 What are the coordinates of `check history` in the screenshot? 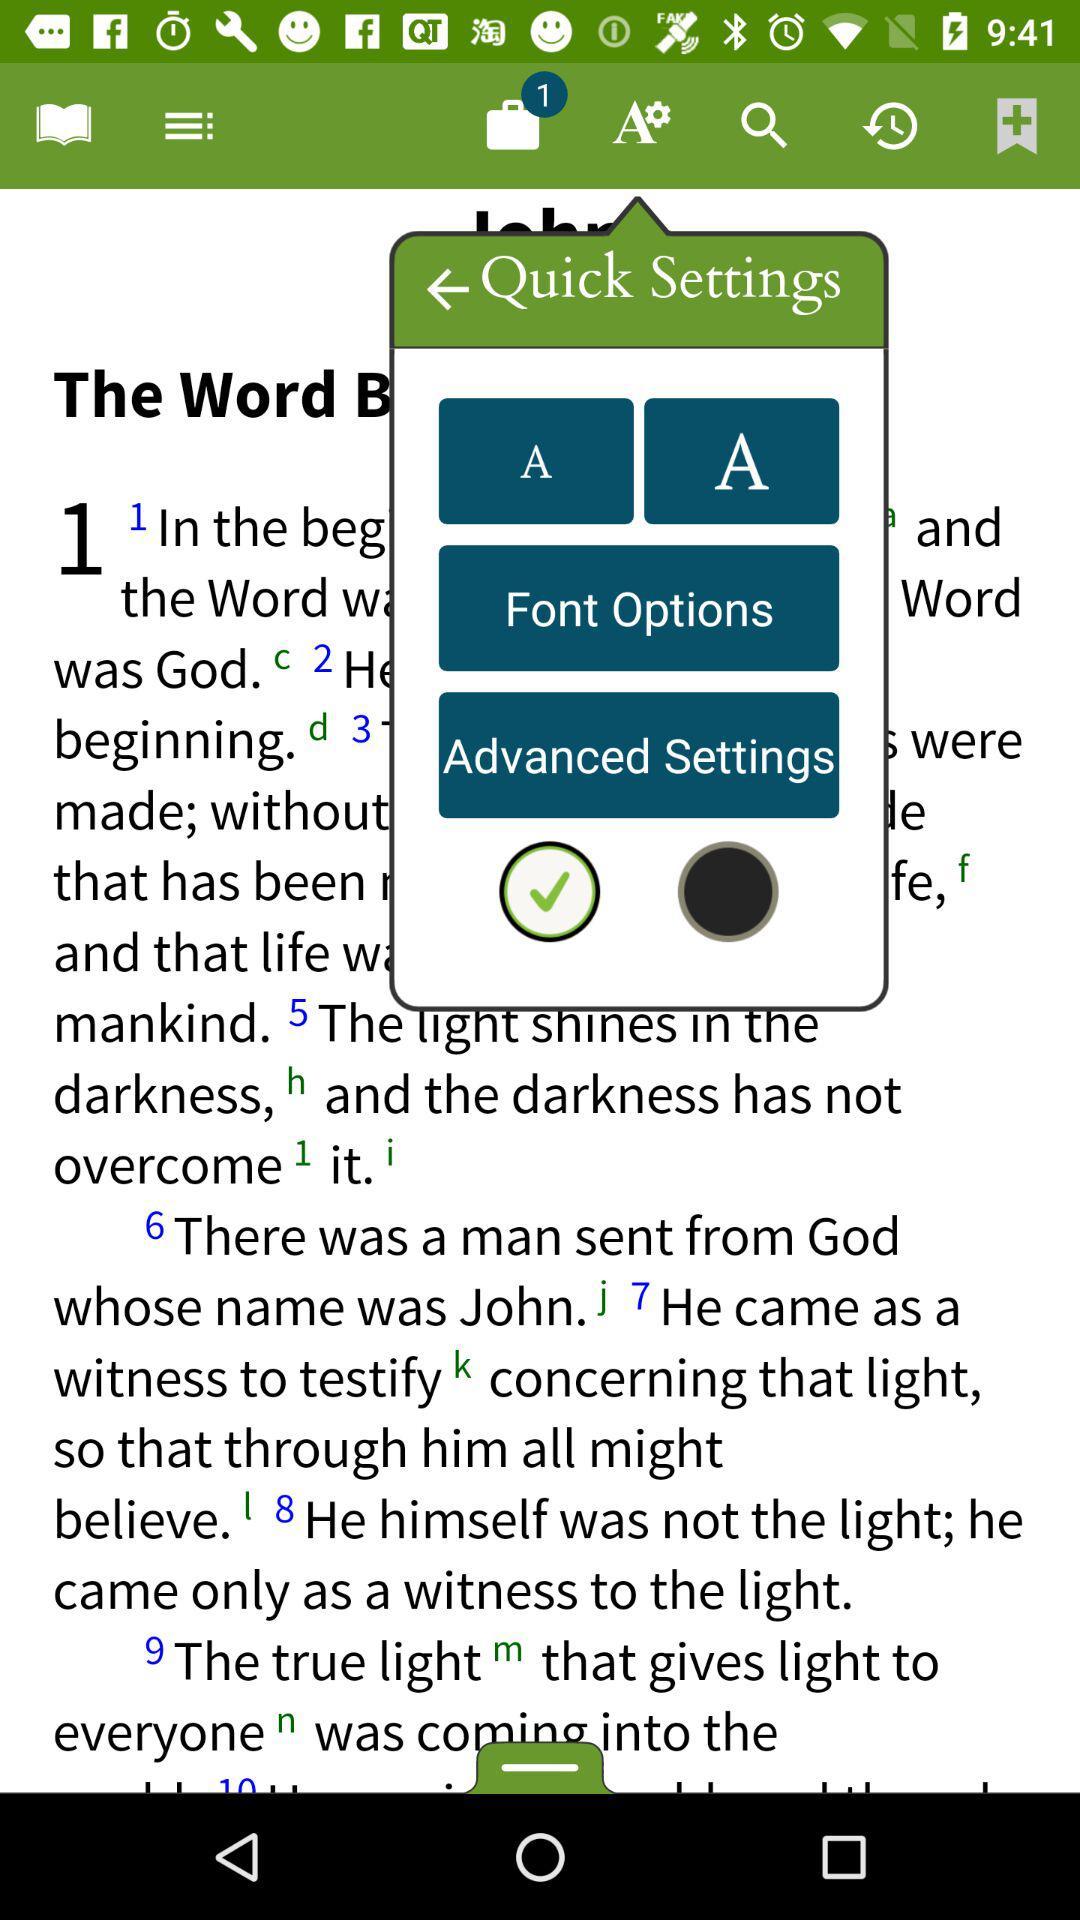 It's located at (890, 124).